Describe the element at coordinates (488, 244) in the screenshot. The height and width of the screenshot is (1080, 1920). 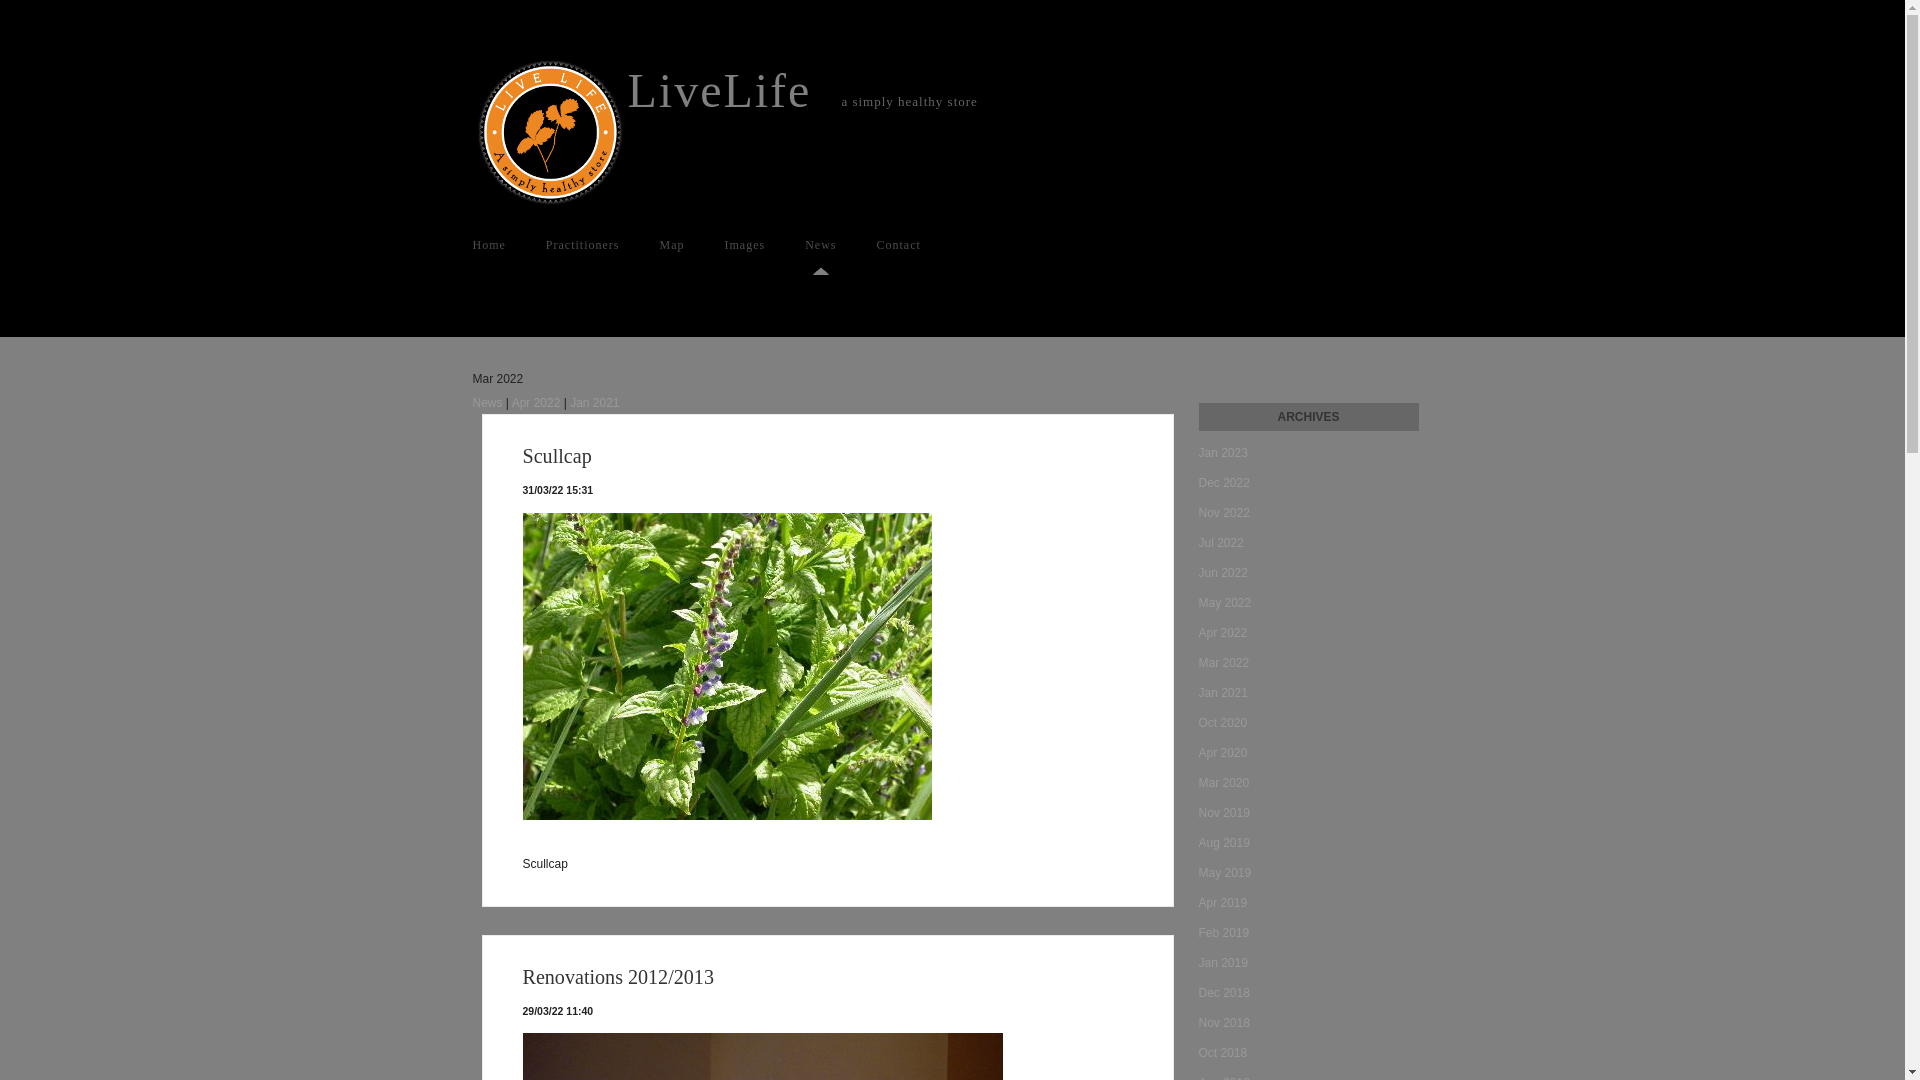
I see `'Home'` at that location.